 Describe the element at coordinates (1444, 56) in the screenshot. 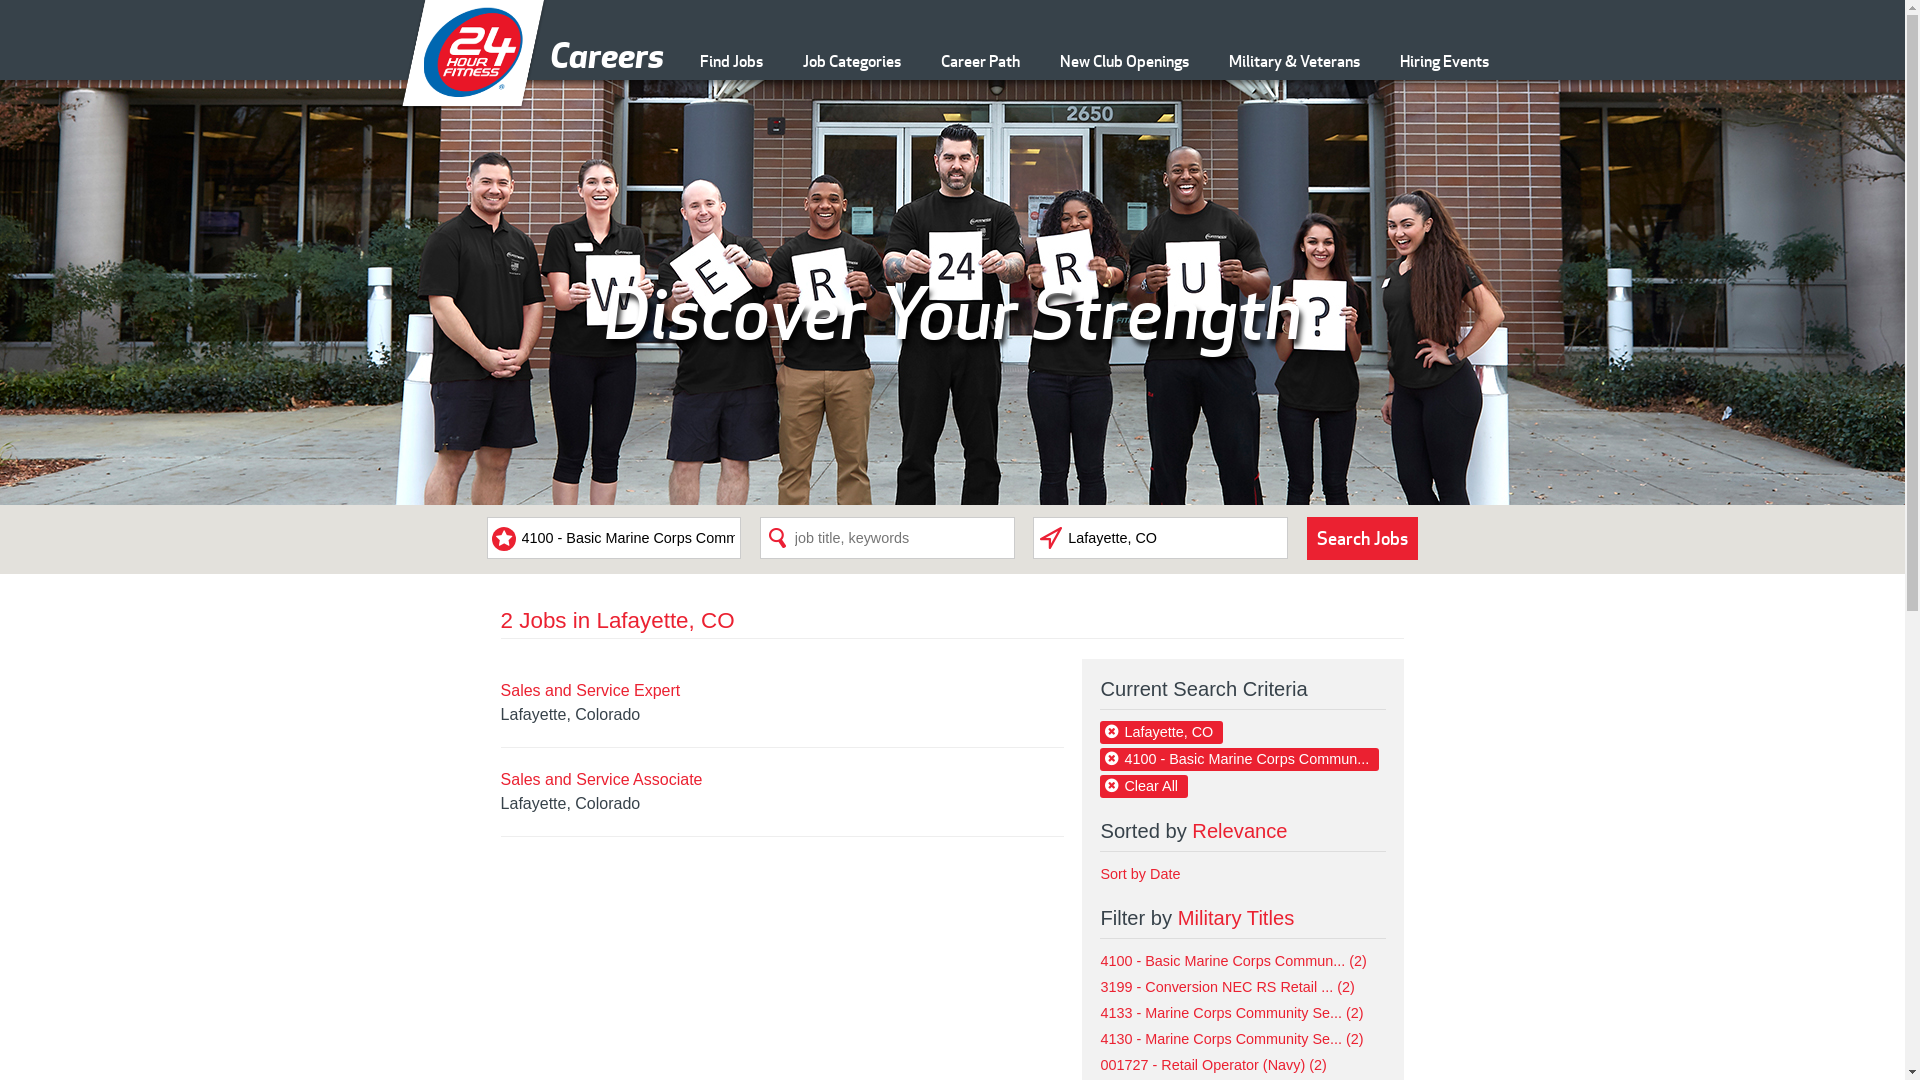

I see `'Hiring Events'` at that location.